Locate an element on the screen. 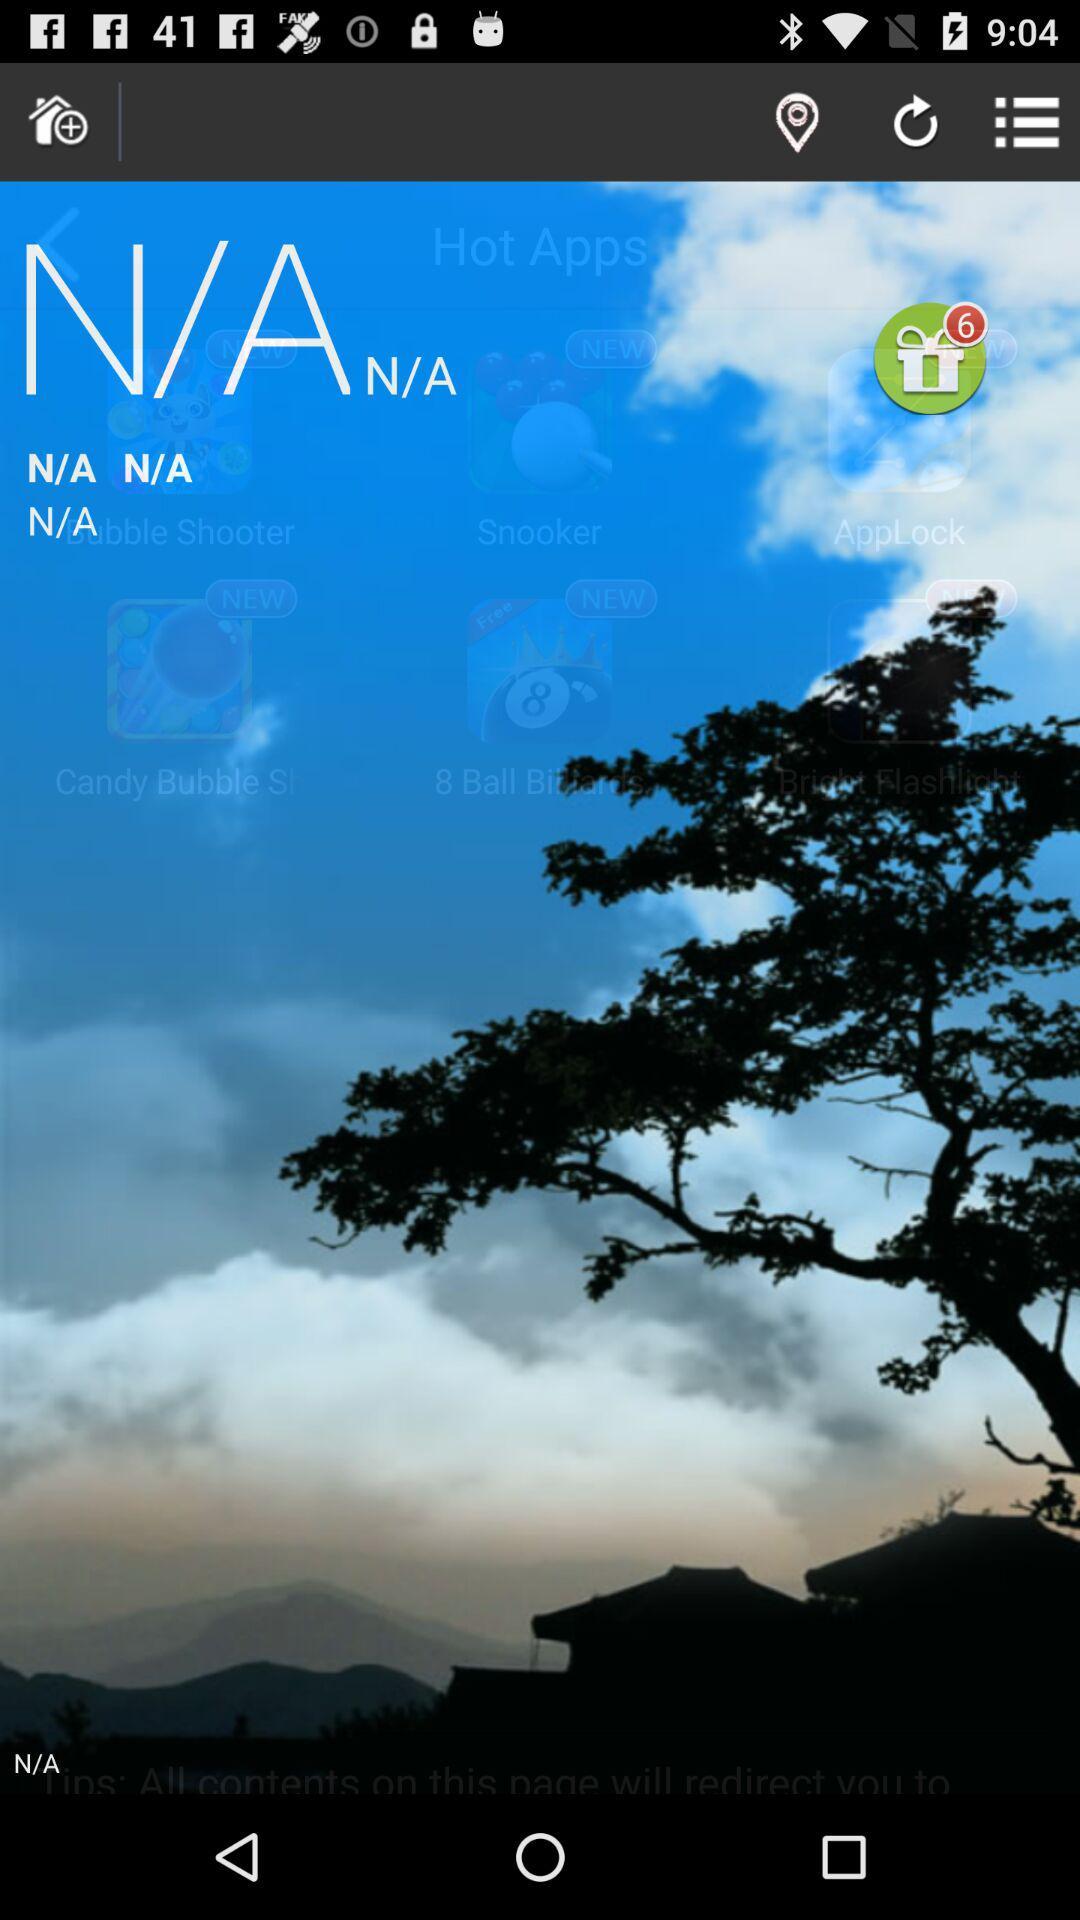 This screenshot has width=1080, height=1920. the list icon is located at coordinates (1027, 129).